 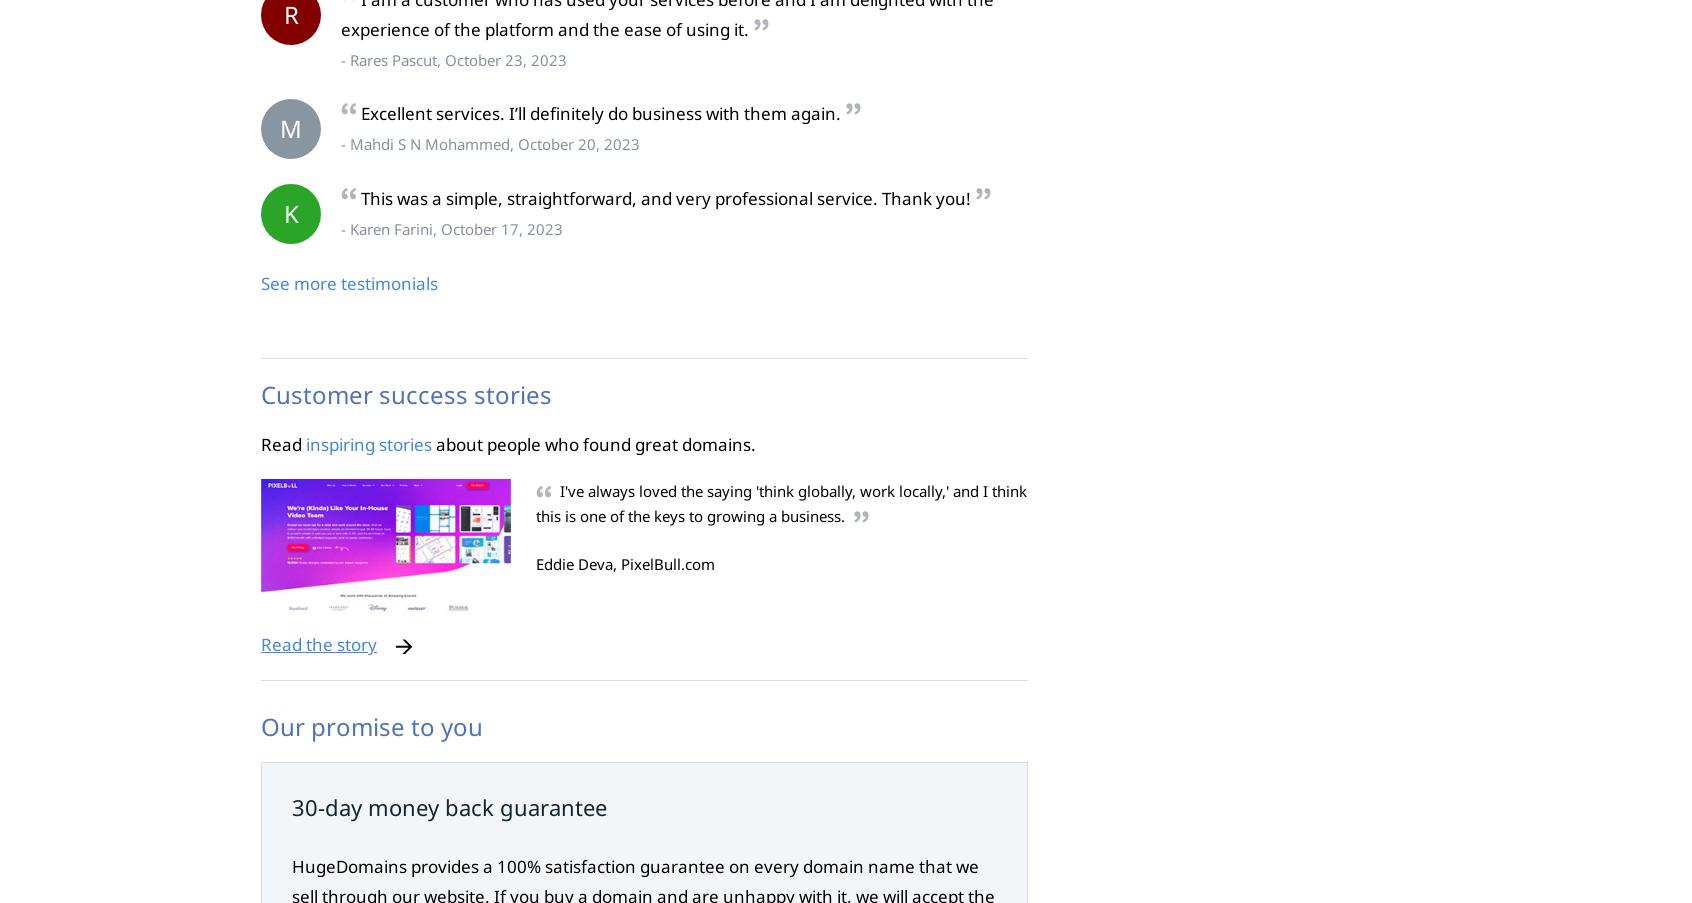 What do you see at coordinates (317, 644) in the screenshot?
I see `'Read the story'` at bounding box center [317, 644].